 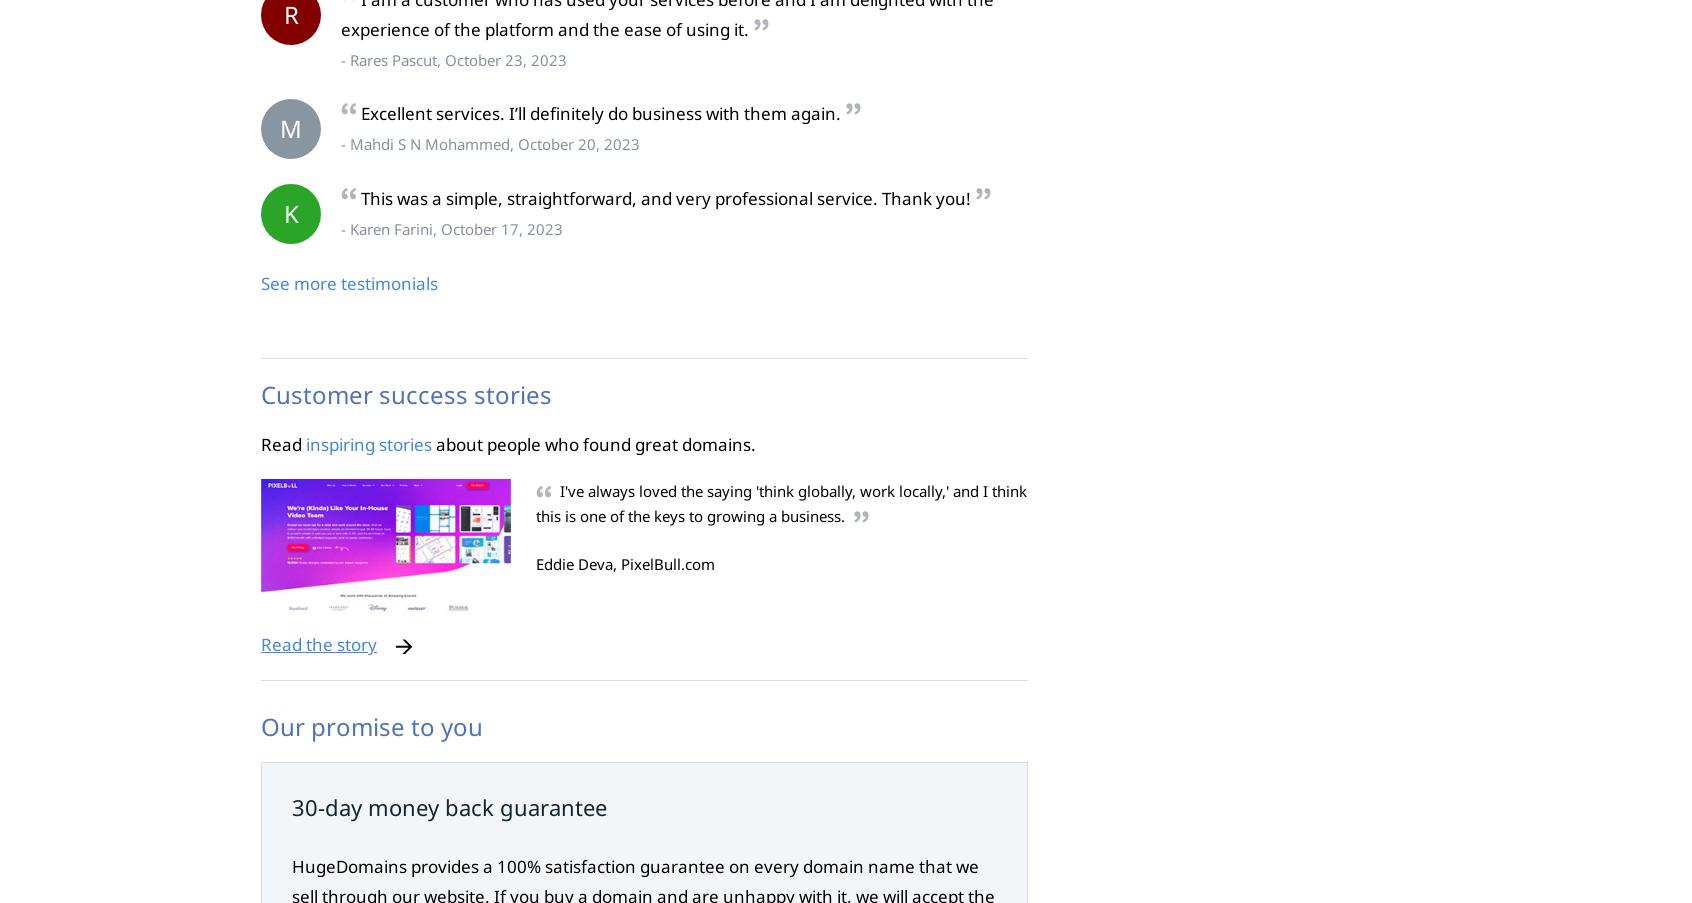 What do you see at coordinates (317, 644) in the screenshot?
I see `'Read the story'` at bounding box center [317, 644].